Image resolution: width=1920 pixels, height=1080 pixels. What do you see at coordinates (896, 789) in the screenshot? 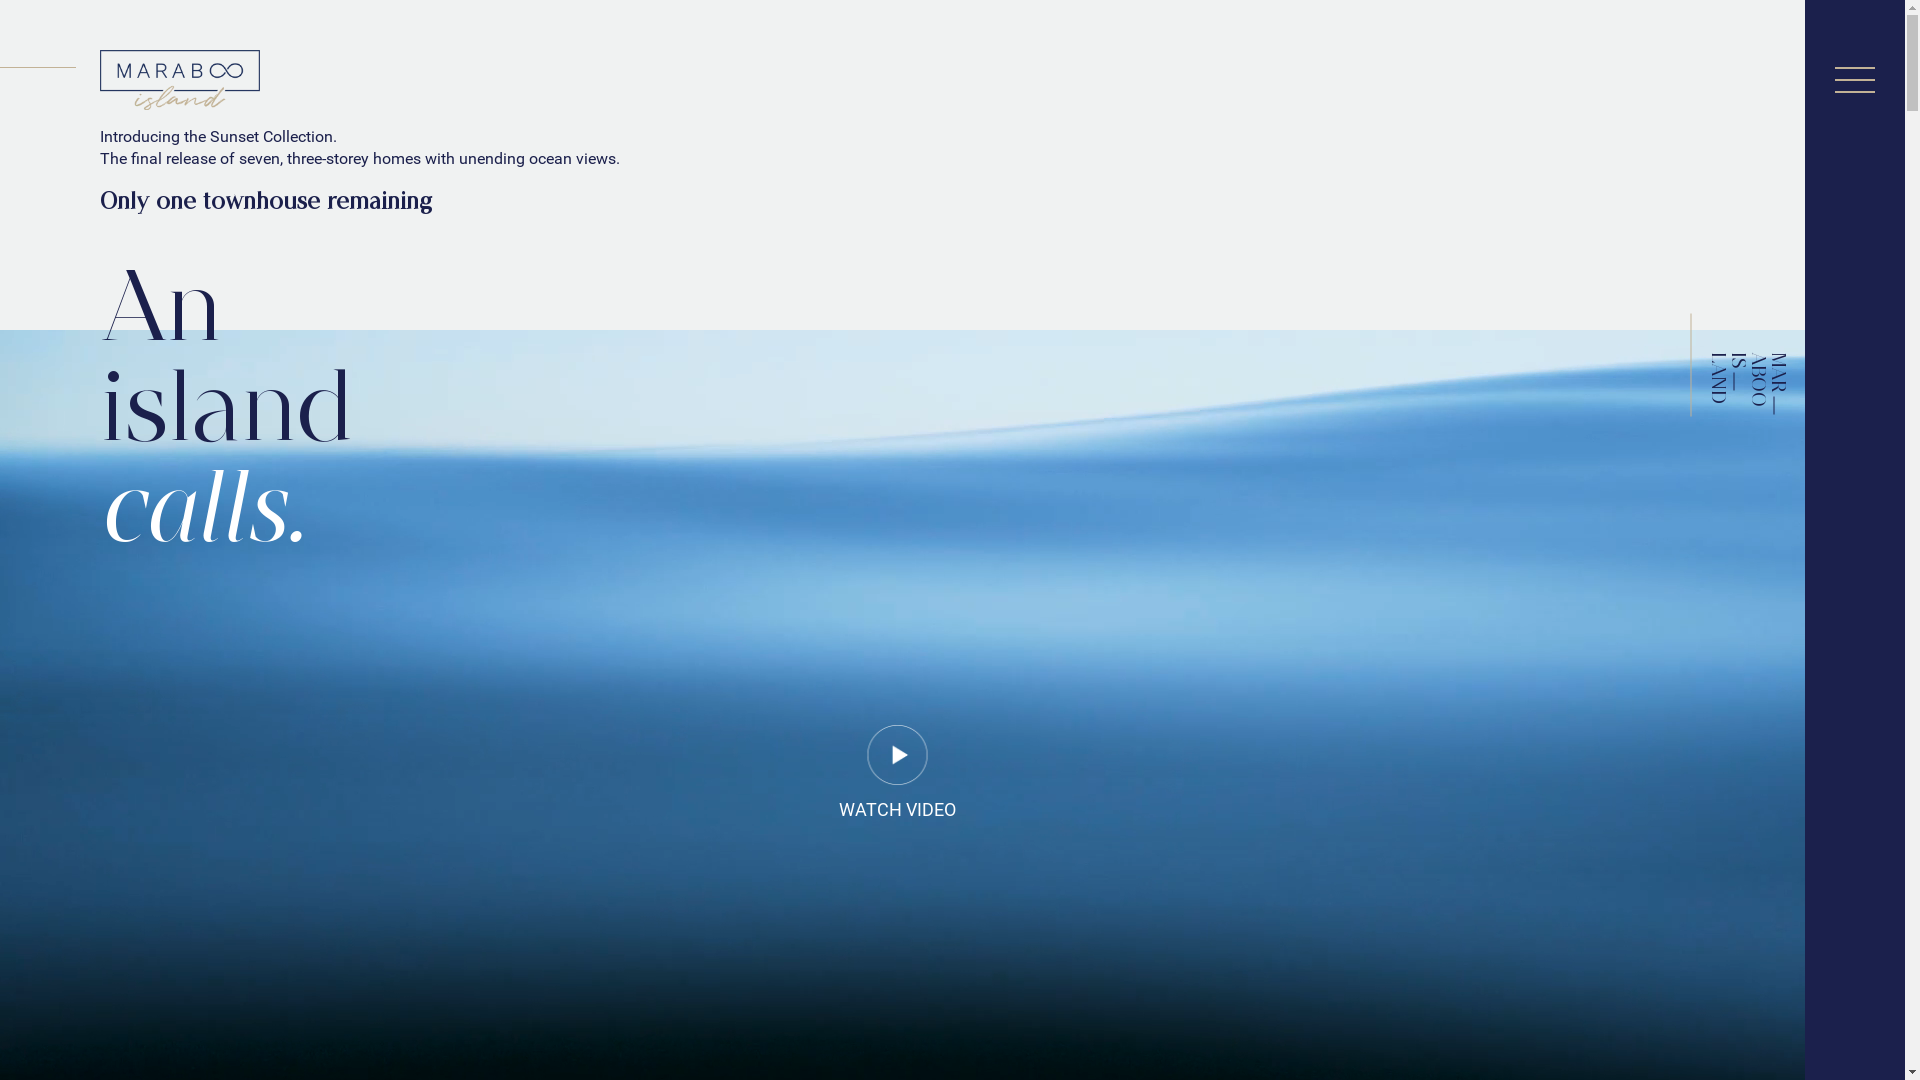
I see `'WATCH VIDEO'` at bounding box center [896, 789].